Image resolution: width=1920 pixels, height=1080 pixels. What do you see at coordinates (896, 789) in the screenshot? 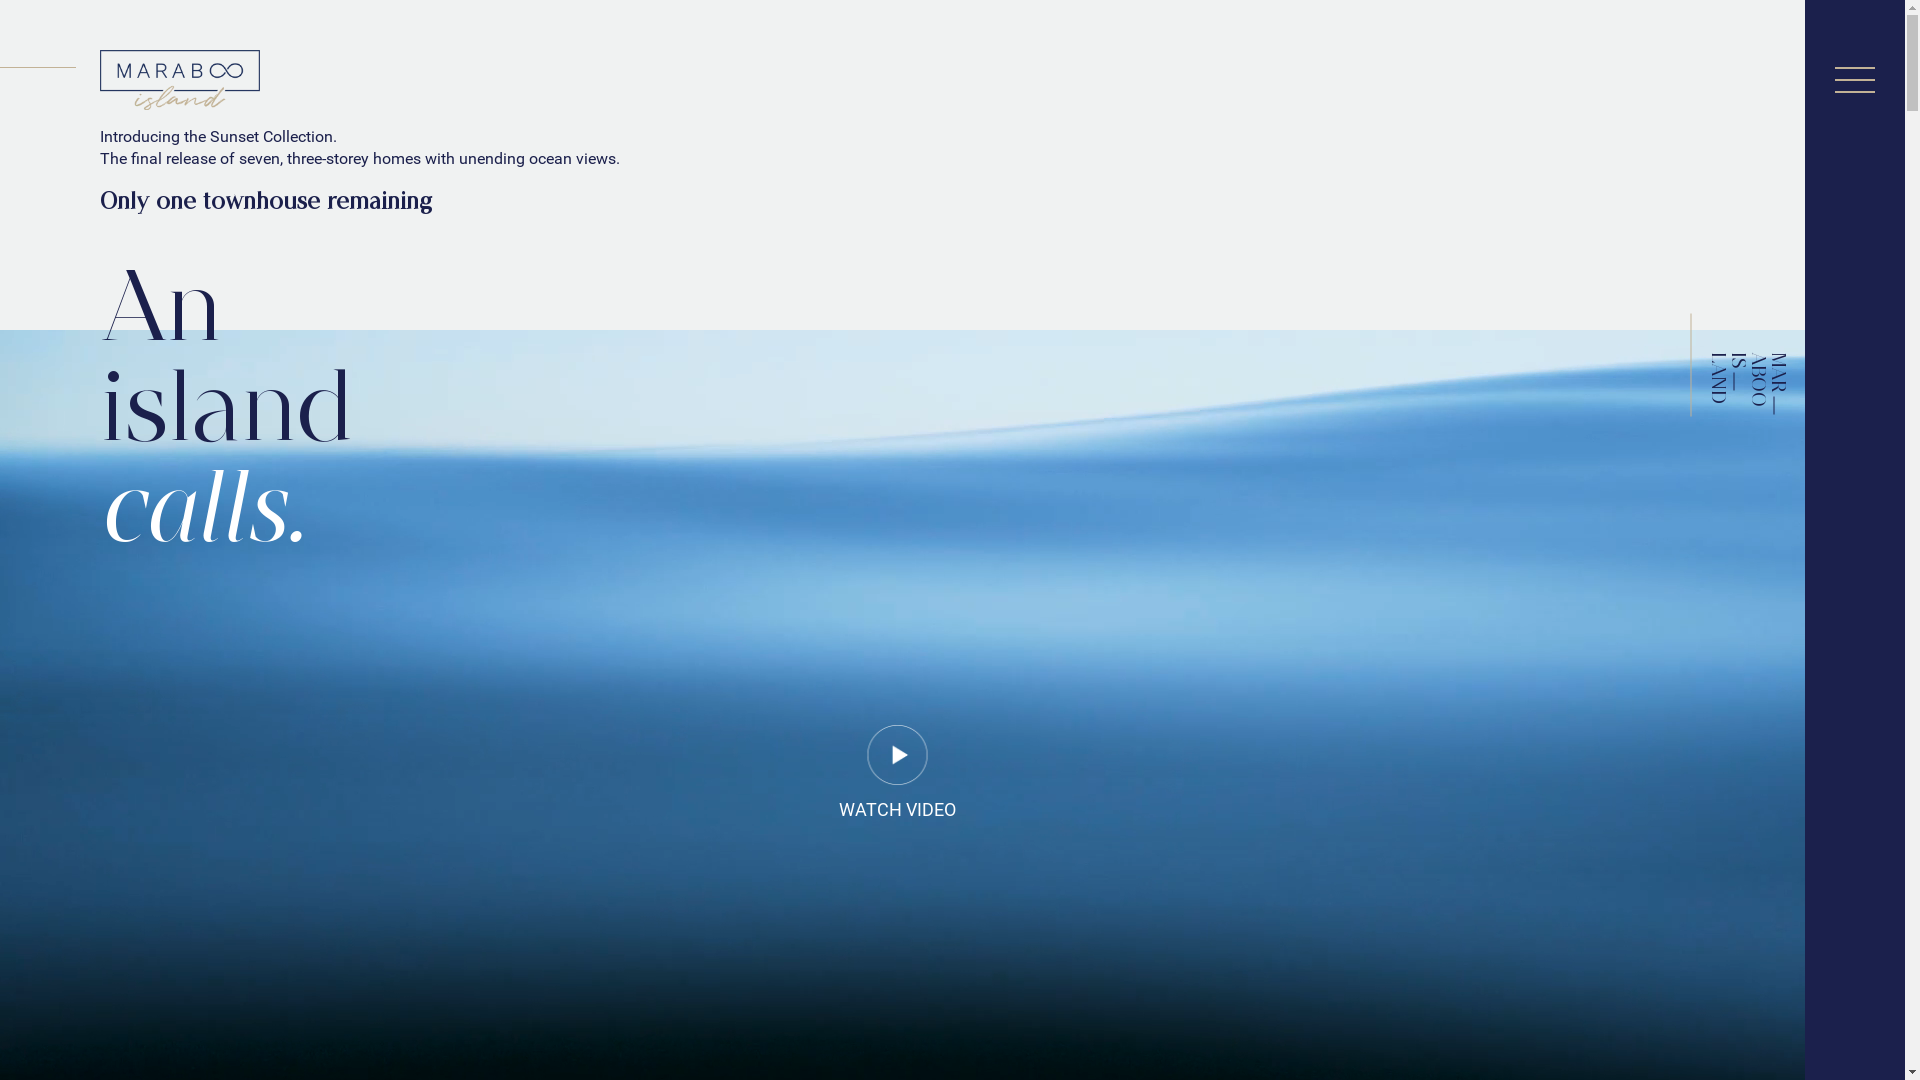
I see `'WATCH VIDEO'` at bounding box center [896, 789].